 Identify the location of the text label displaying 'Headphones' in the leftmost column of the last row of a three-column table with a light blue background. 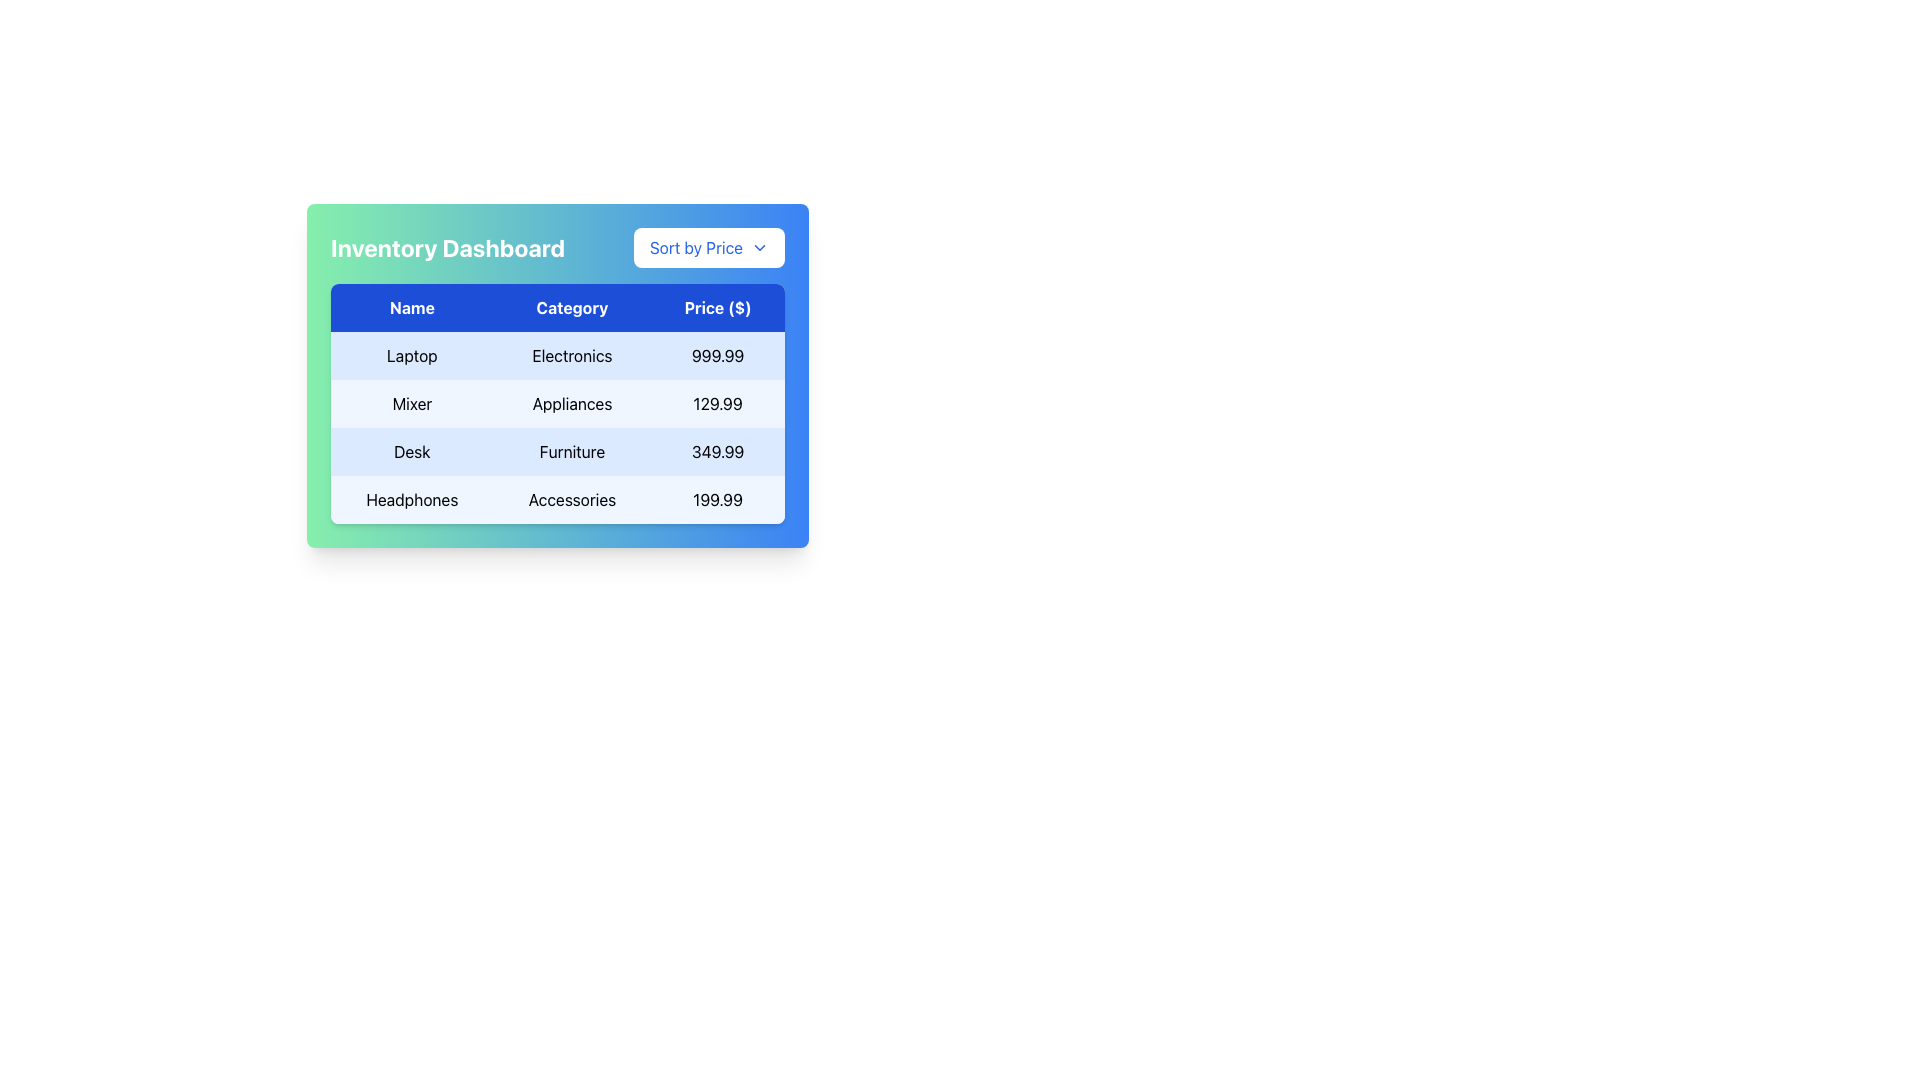
(411, 499).